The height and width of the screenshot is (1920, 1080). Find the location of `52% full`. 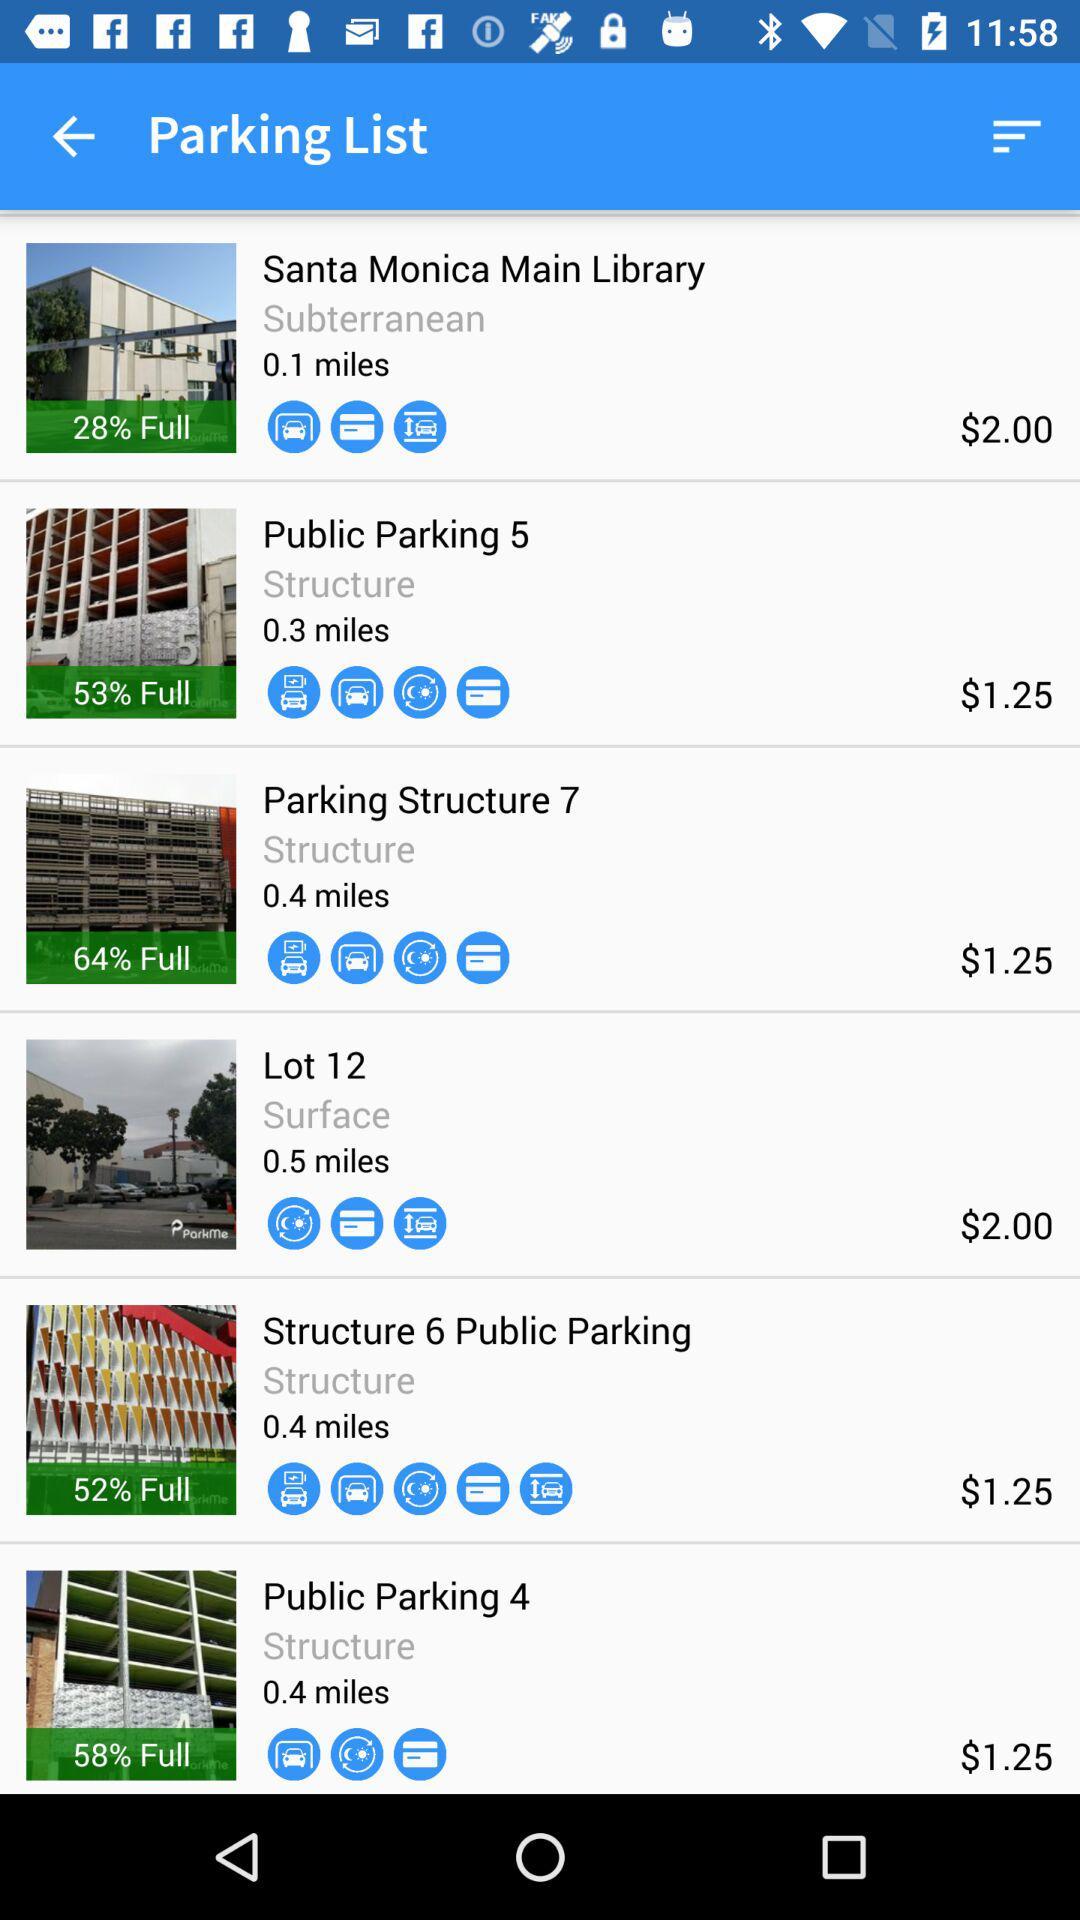

52% full is located at coordinates (131, 1488).